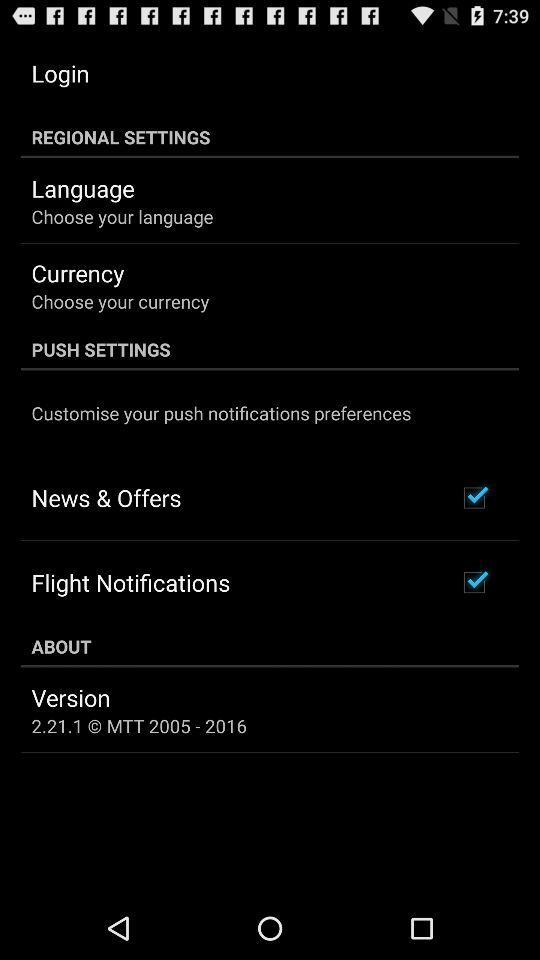  Describe the element at coordinates (220, 412) in the screenshot. I see `the customise your push icon` at that location.